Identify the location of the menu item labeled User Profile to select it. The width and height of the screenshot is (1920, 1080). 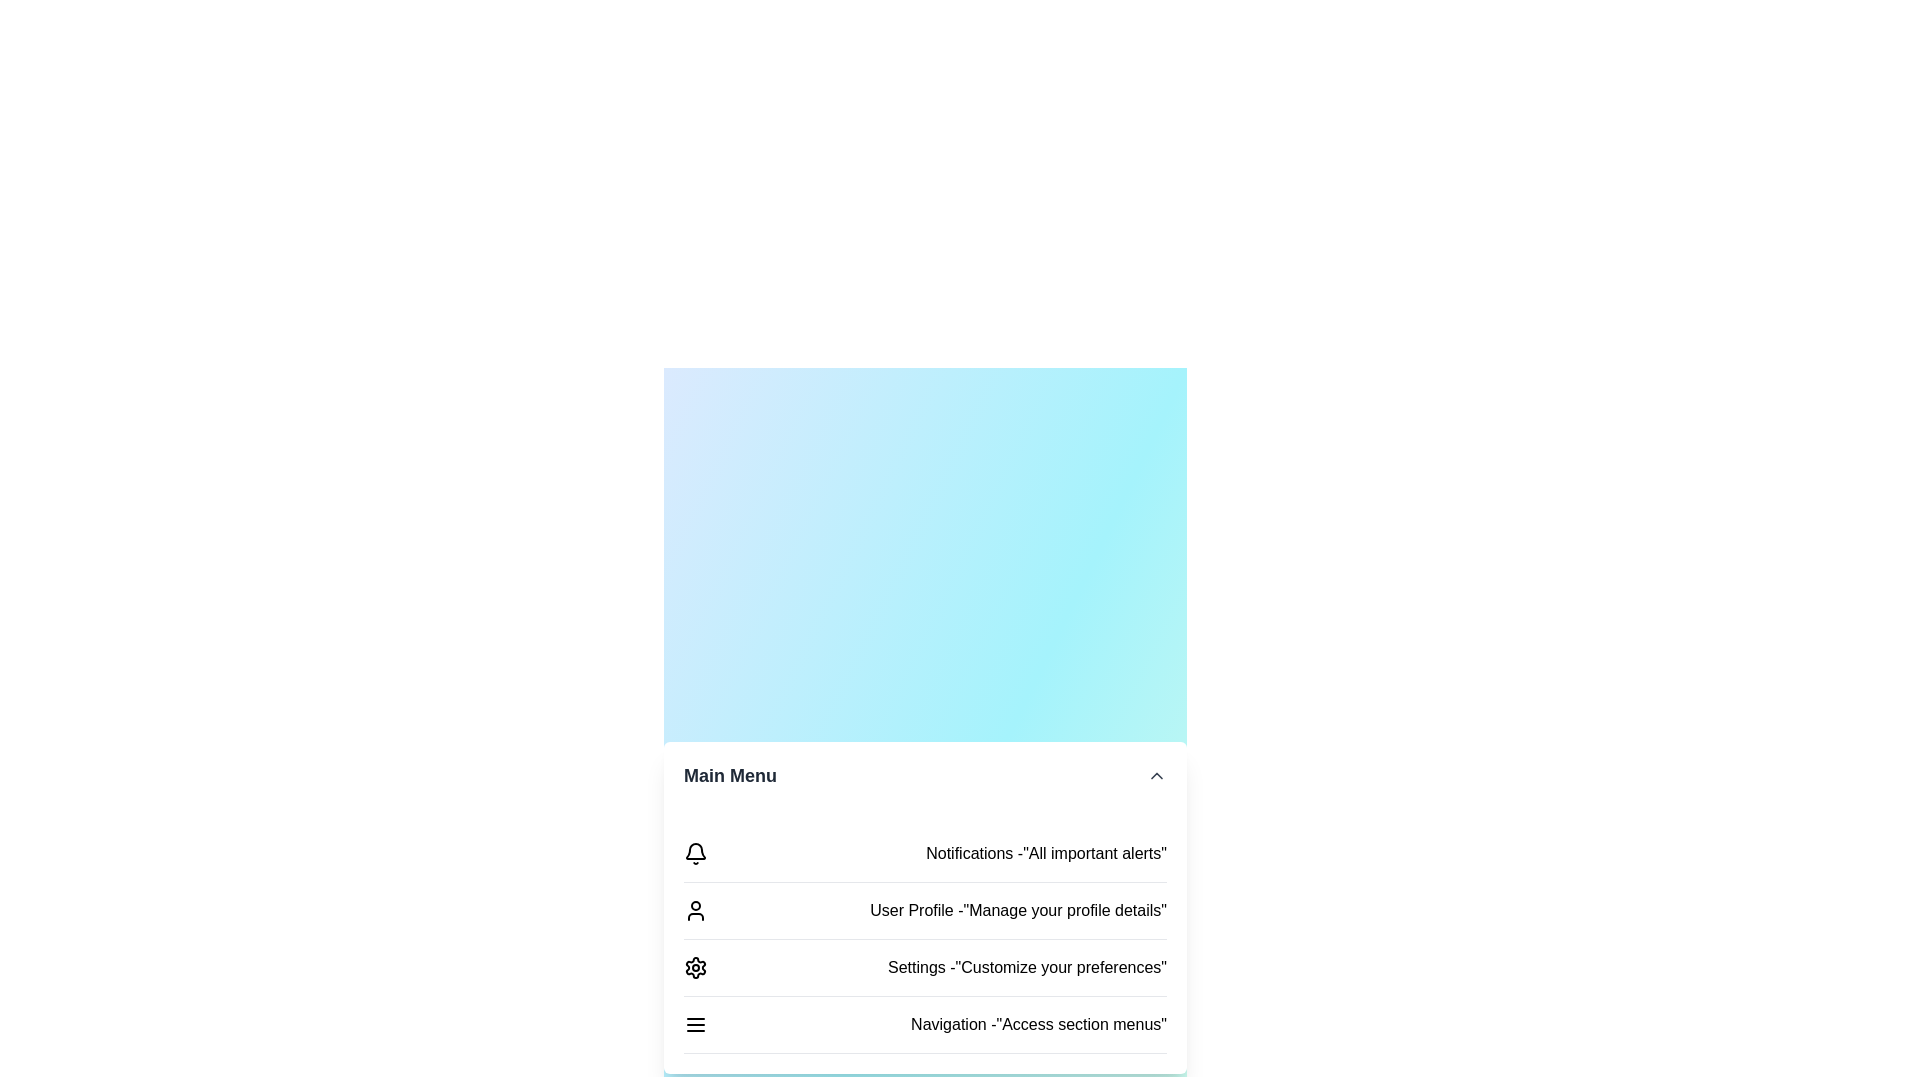
(696, 910).